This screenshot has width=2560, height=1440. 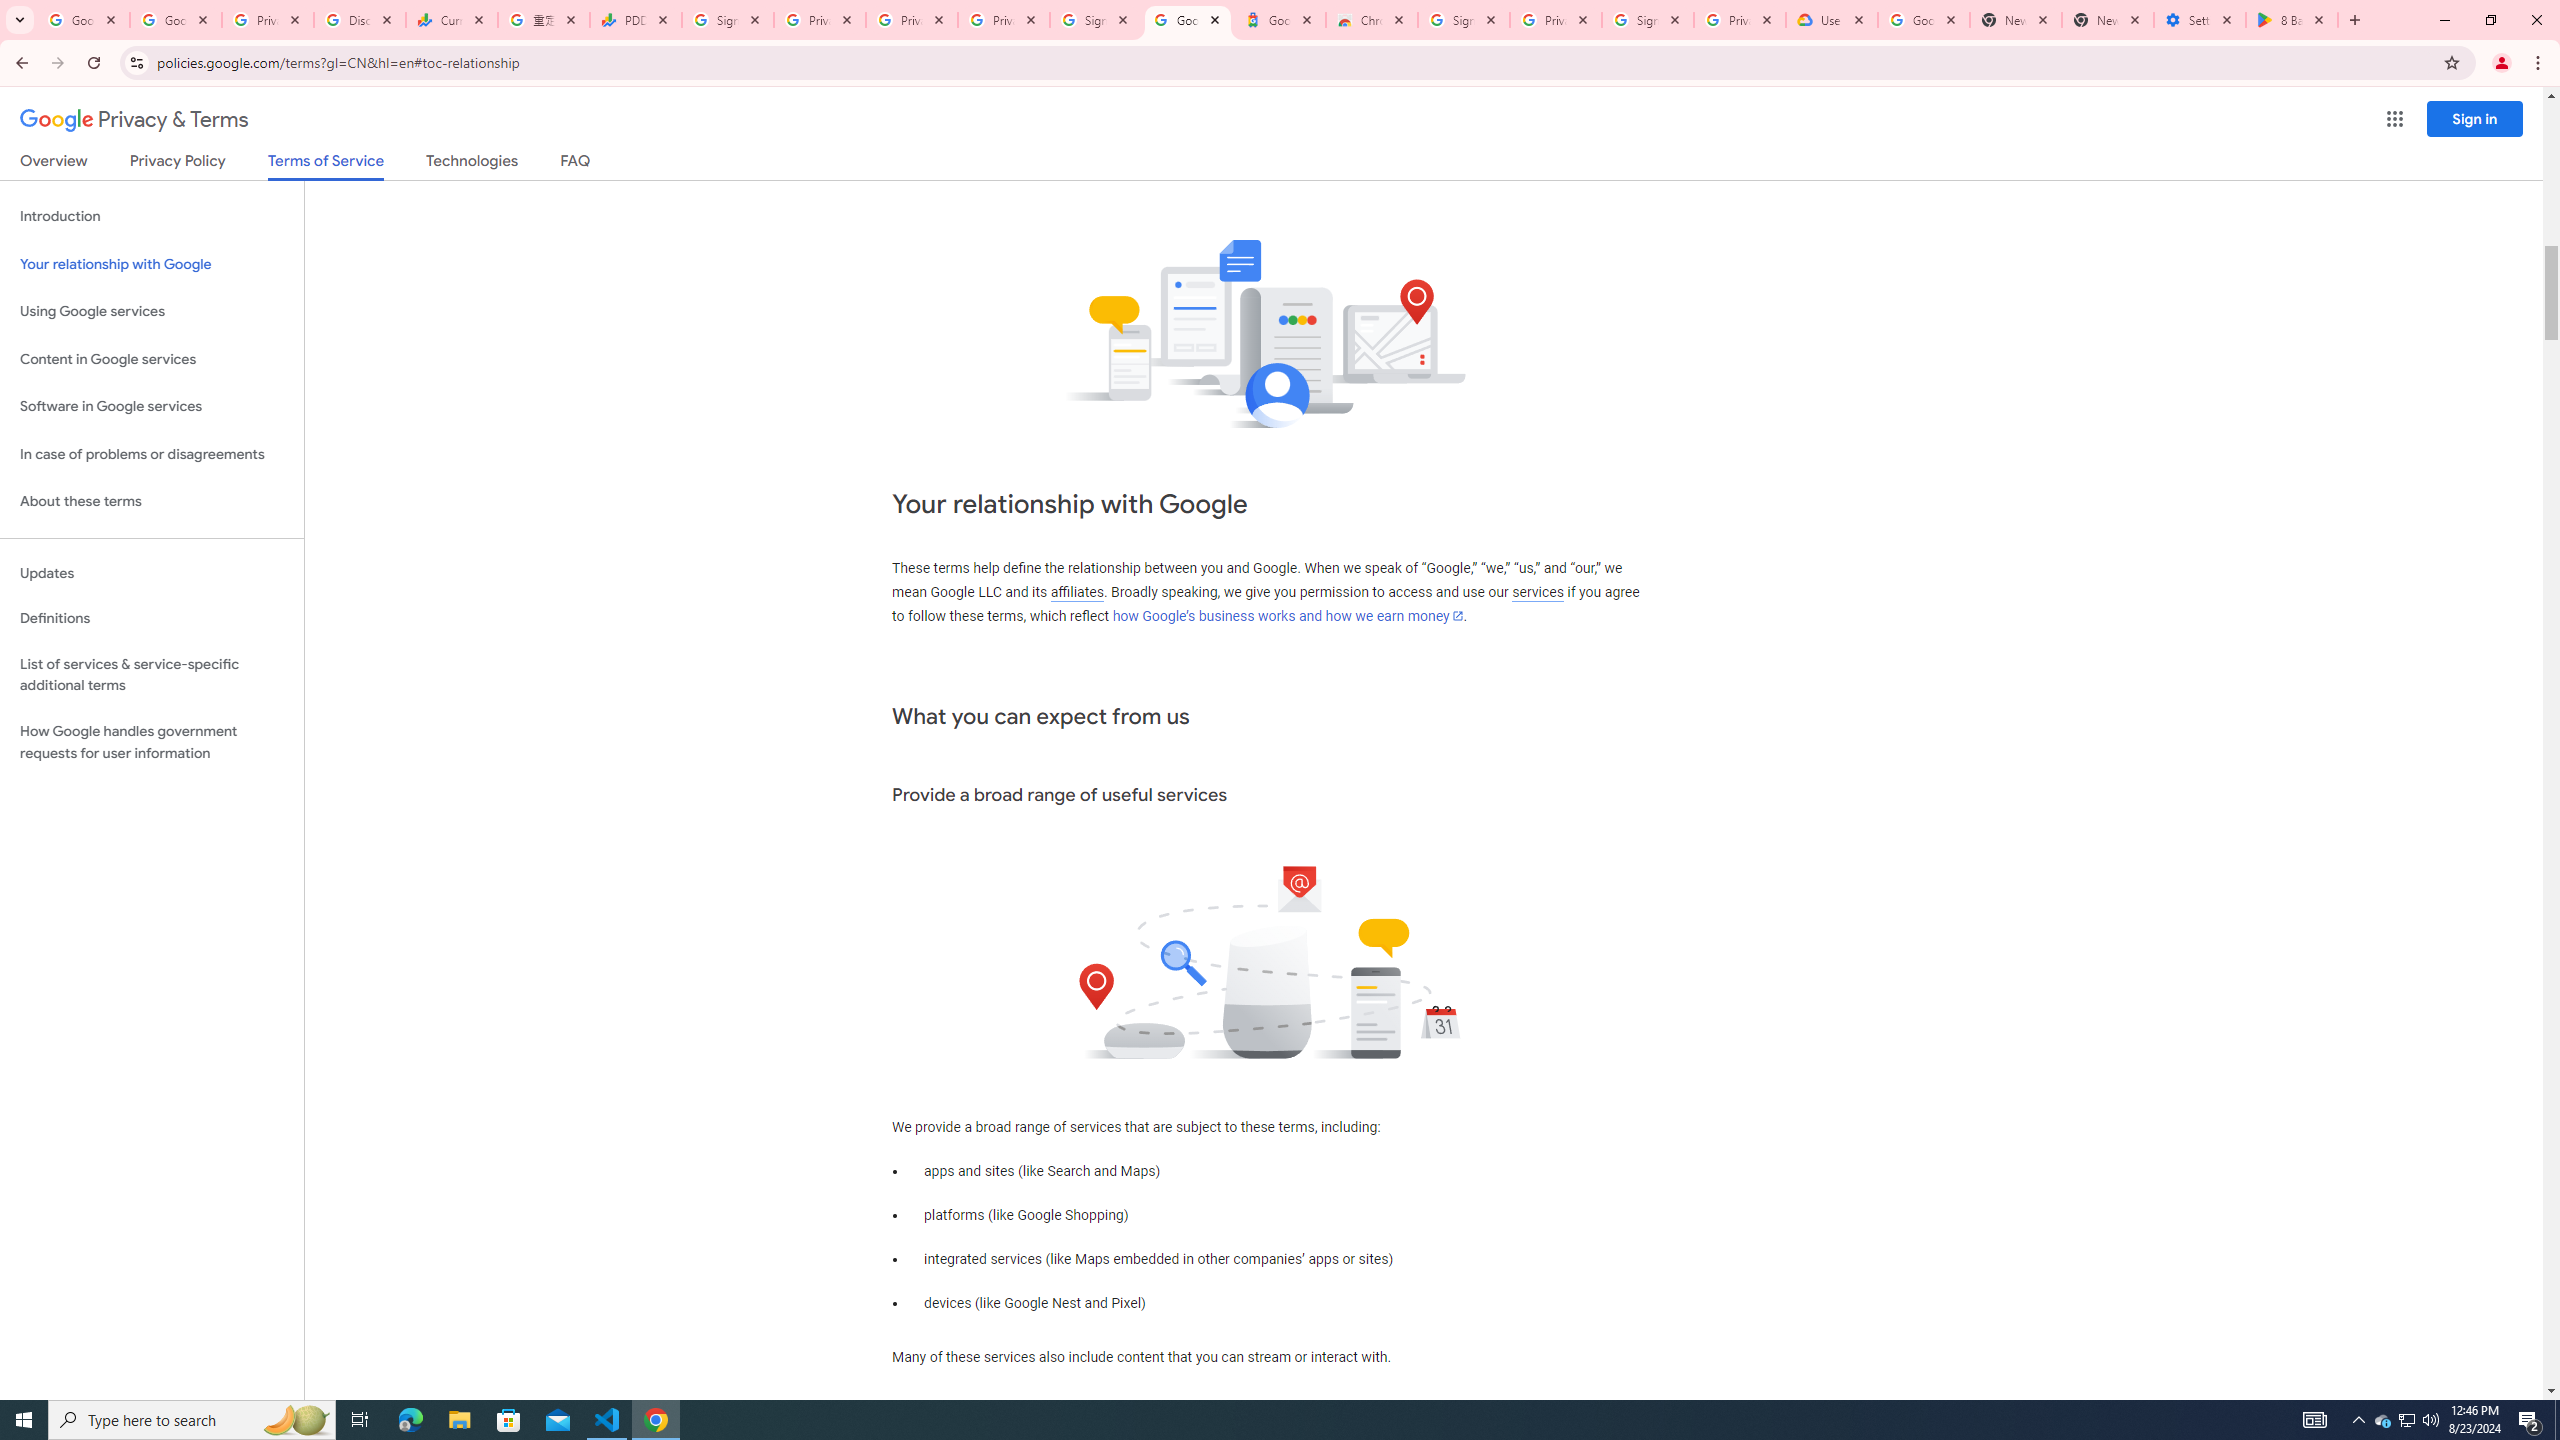 I want to click on 'Chrome Web Store - Color themes by Chrome', so click(x=1369, y=19).